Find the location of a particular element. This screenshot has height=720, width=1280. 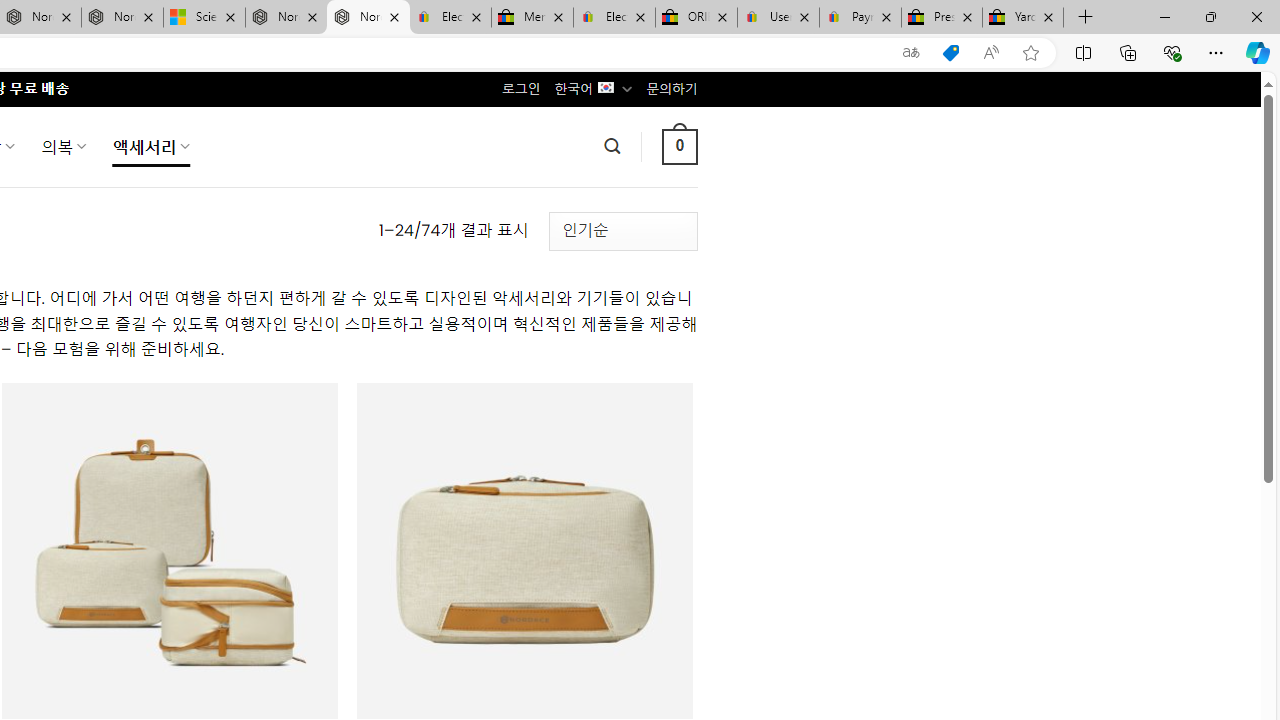

'Nordace - Summer Adventures 2024' is located at coordinates (285, 17).